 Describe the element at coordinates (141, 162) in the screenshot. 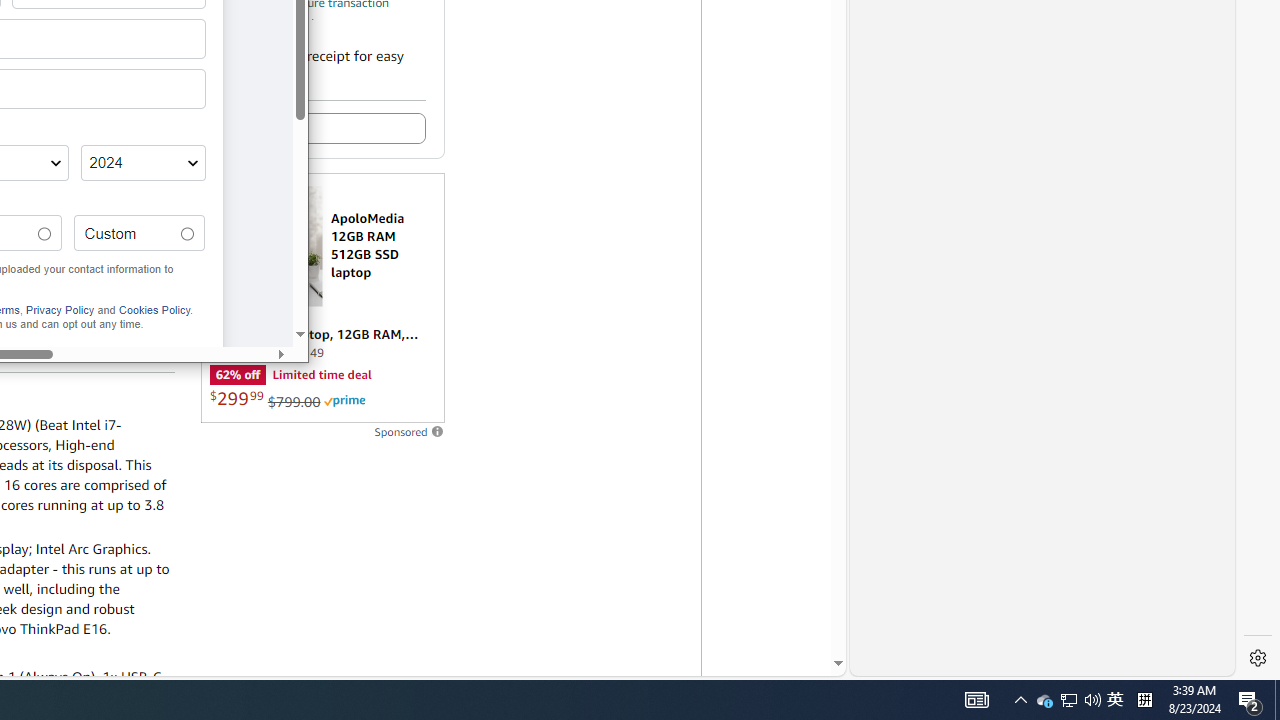

I see `'Year'` at that location.